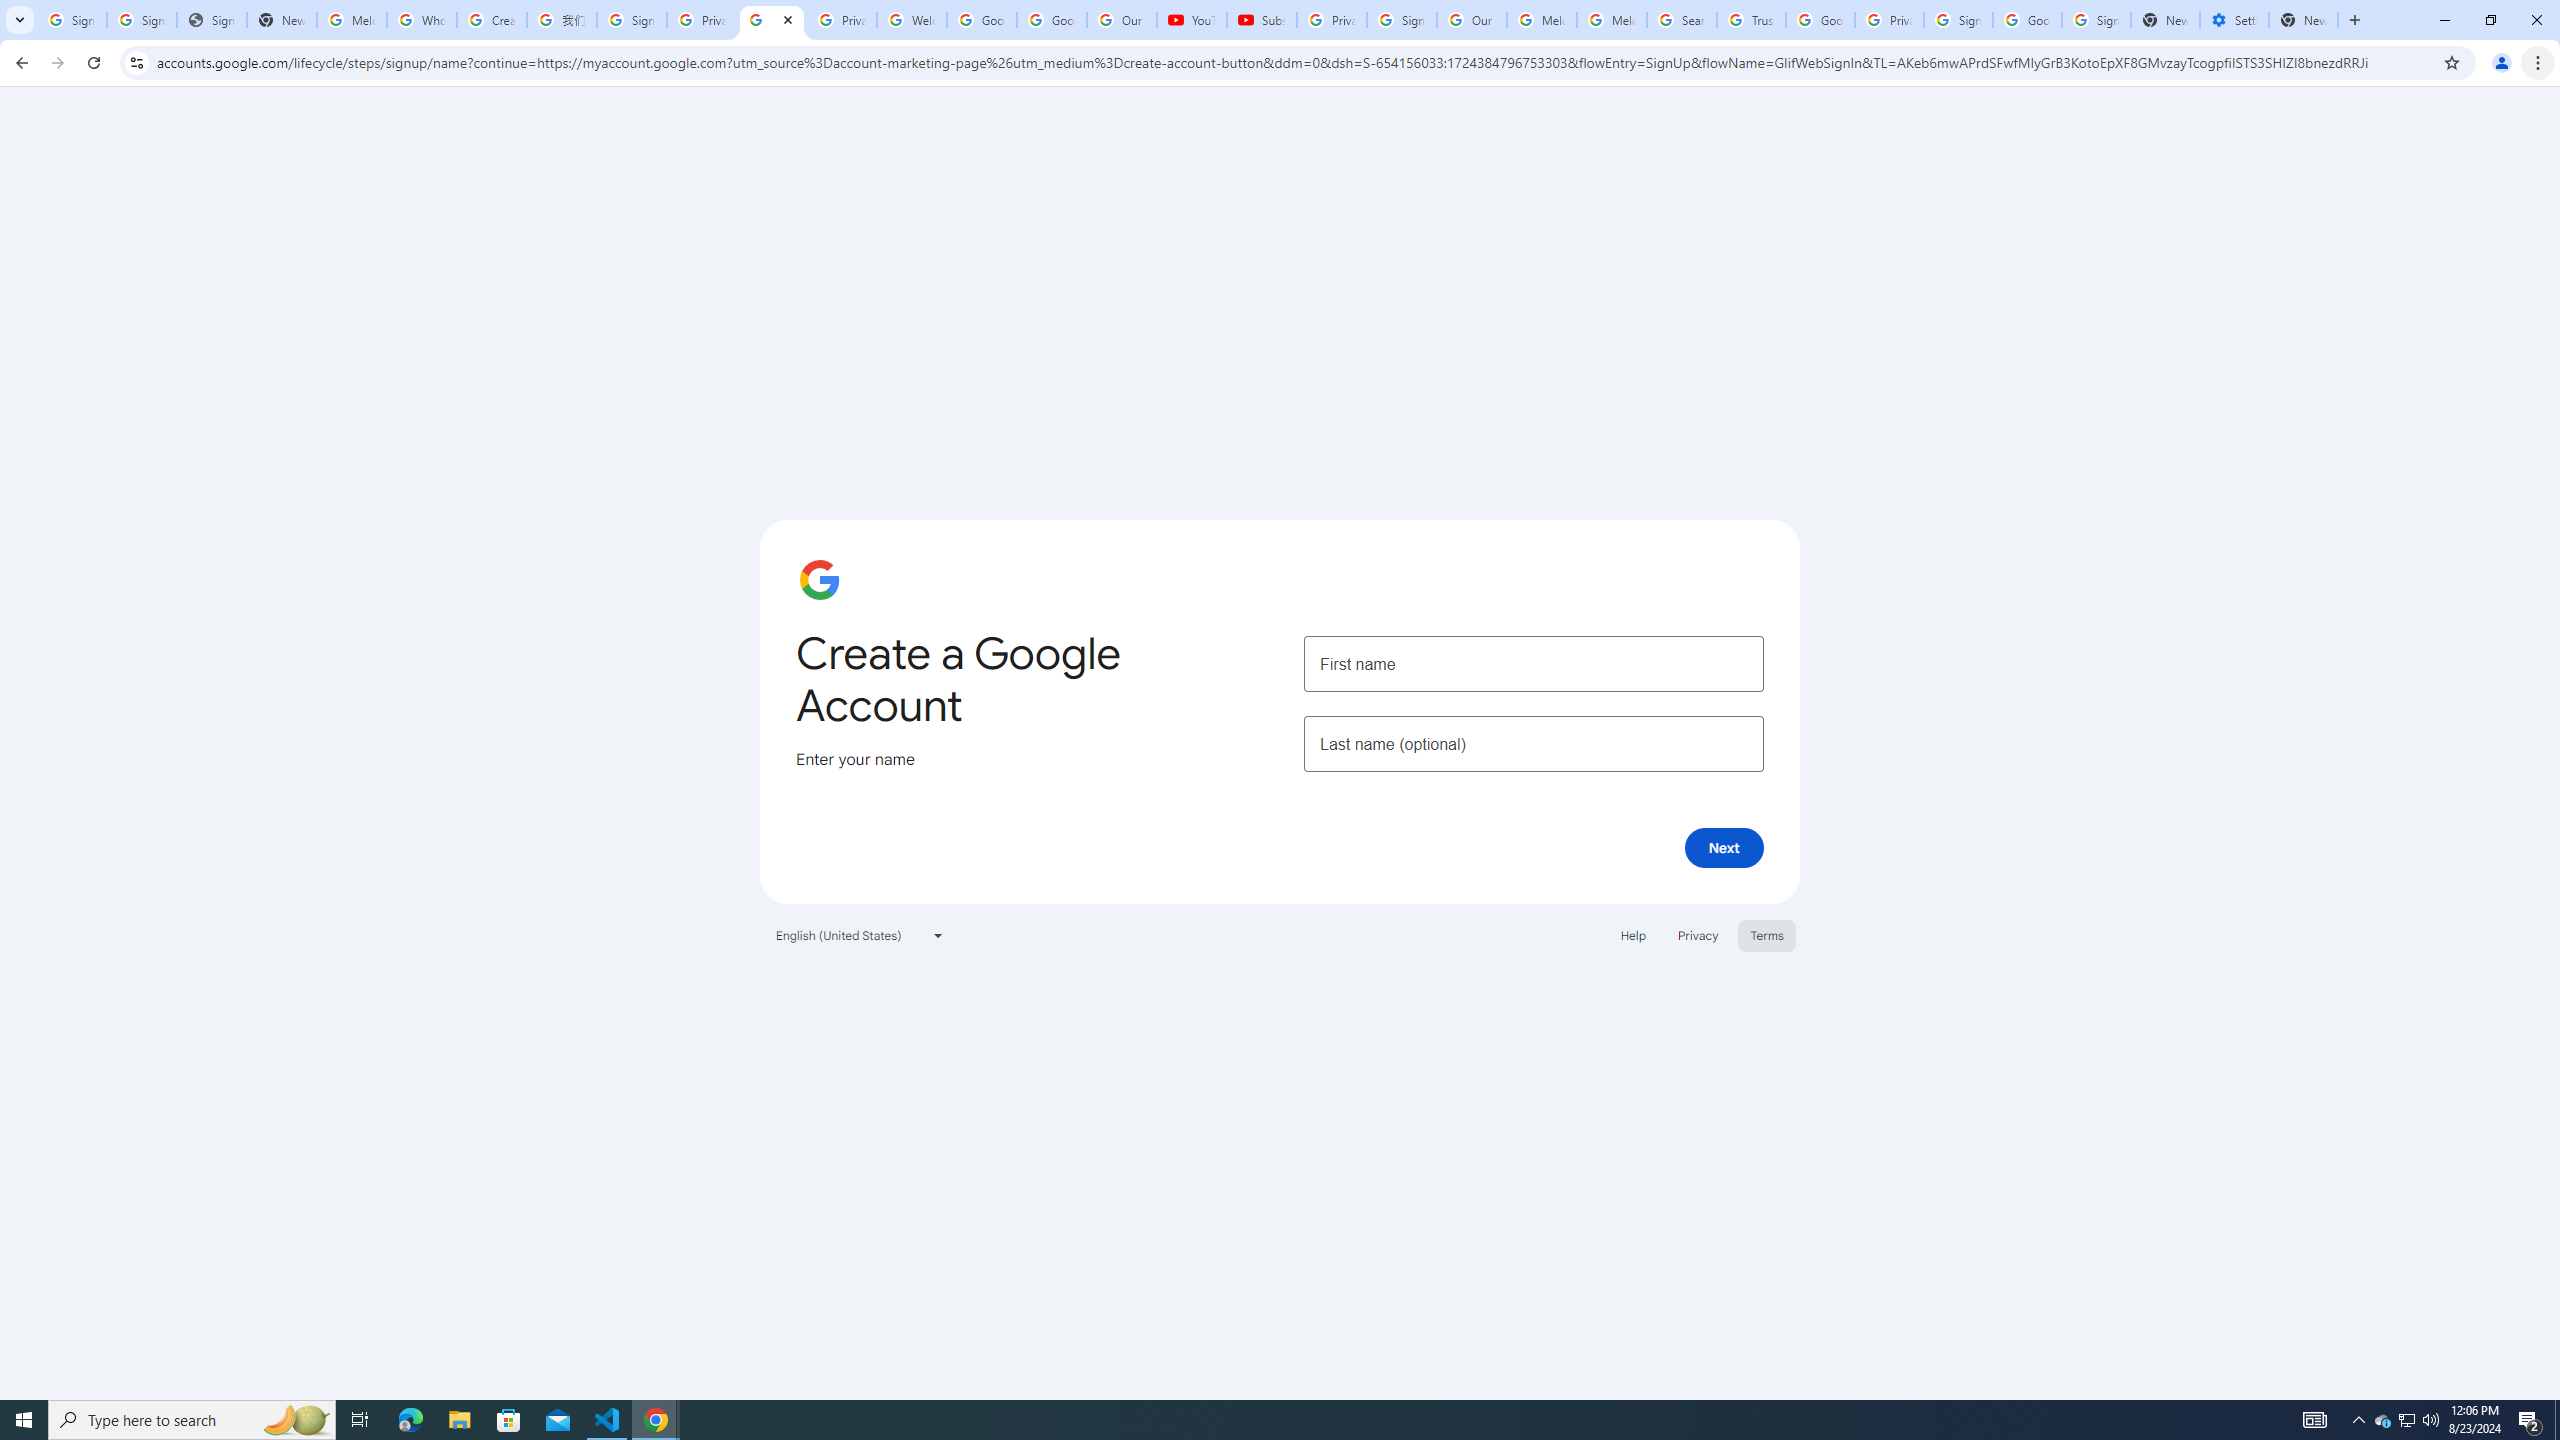  Describe the element at coordinates (1724, 846) in the screenshot. I see `'Next'` at that location.